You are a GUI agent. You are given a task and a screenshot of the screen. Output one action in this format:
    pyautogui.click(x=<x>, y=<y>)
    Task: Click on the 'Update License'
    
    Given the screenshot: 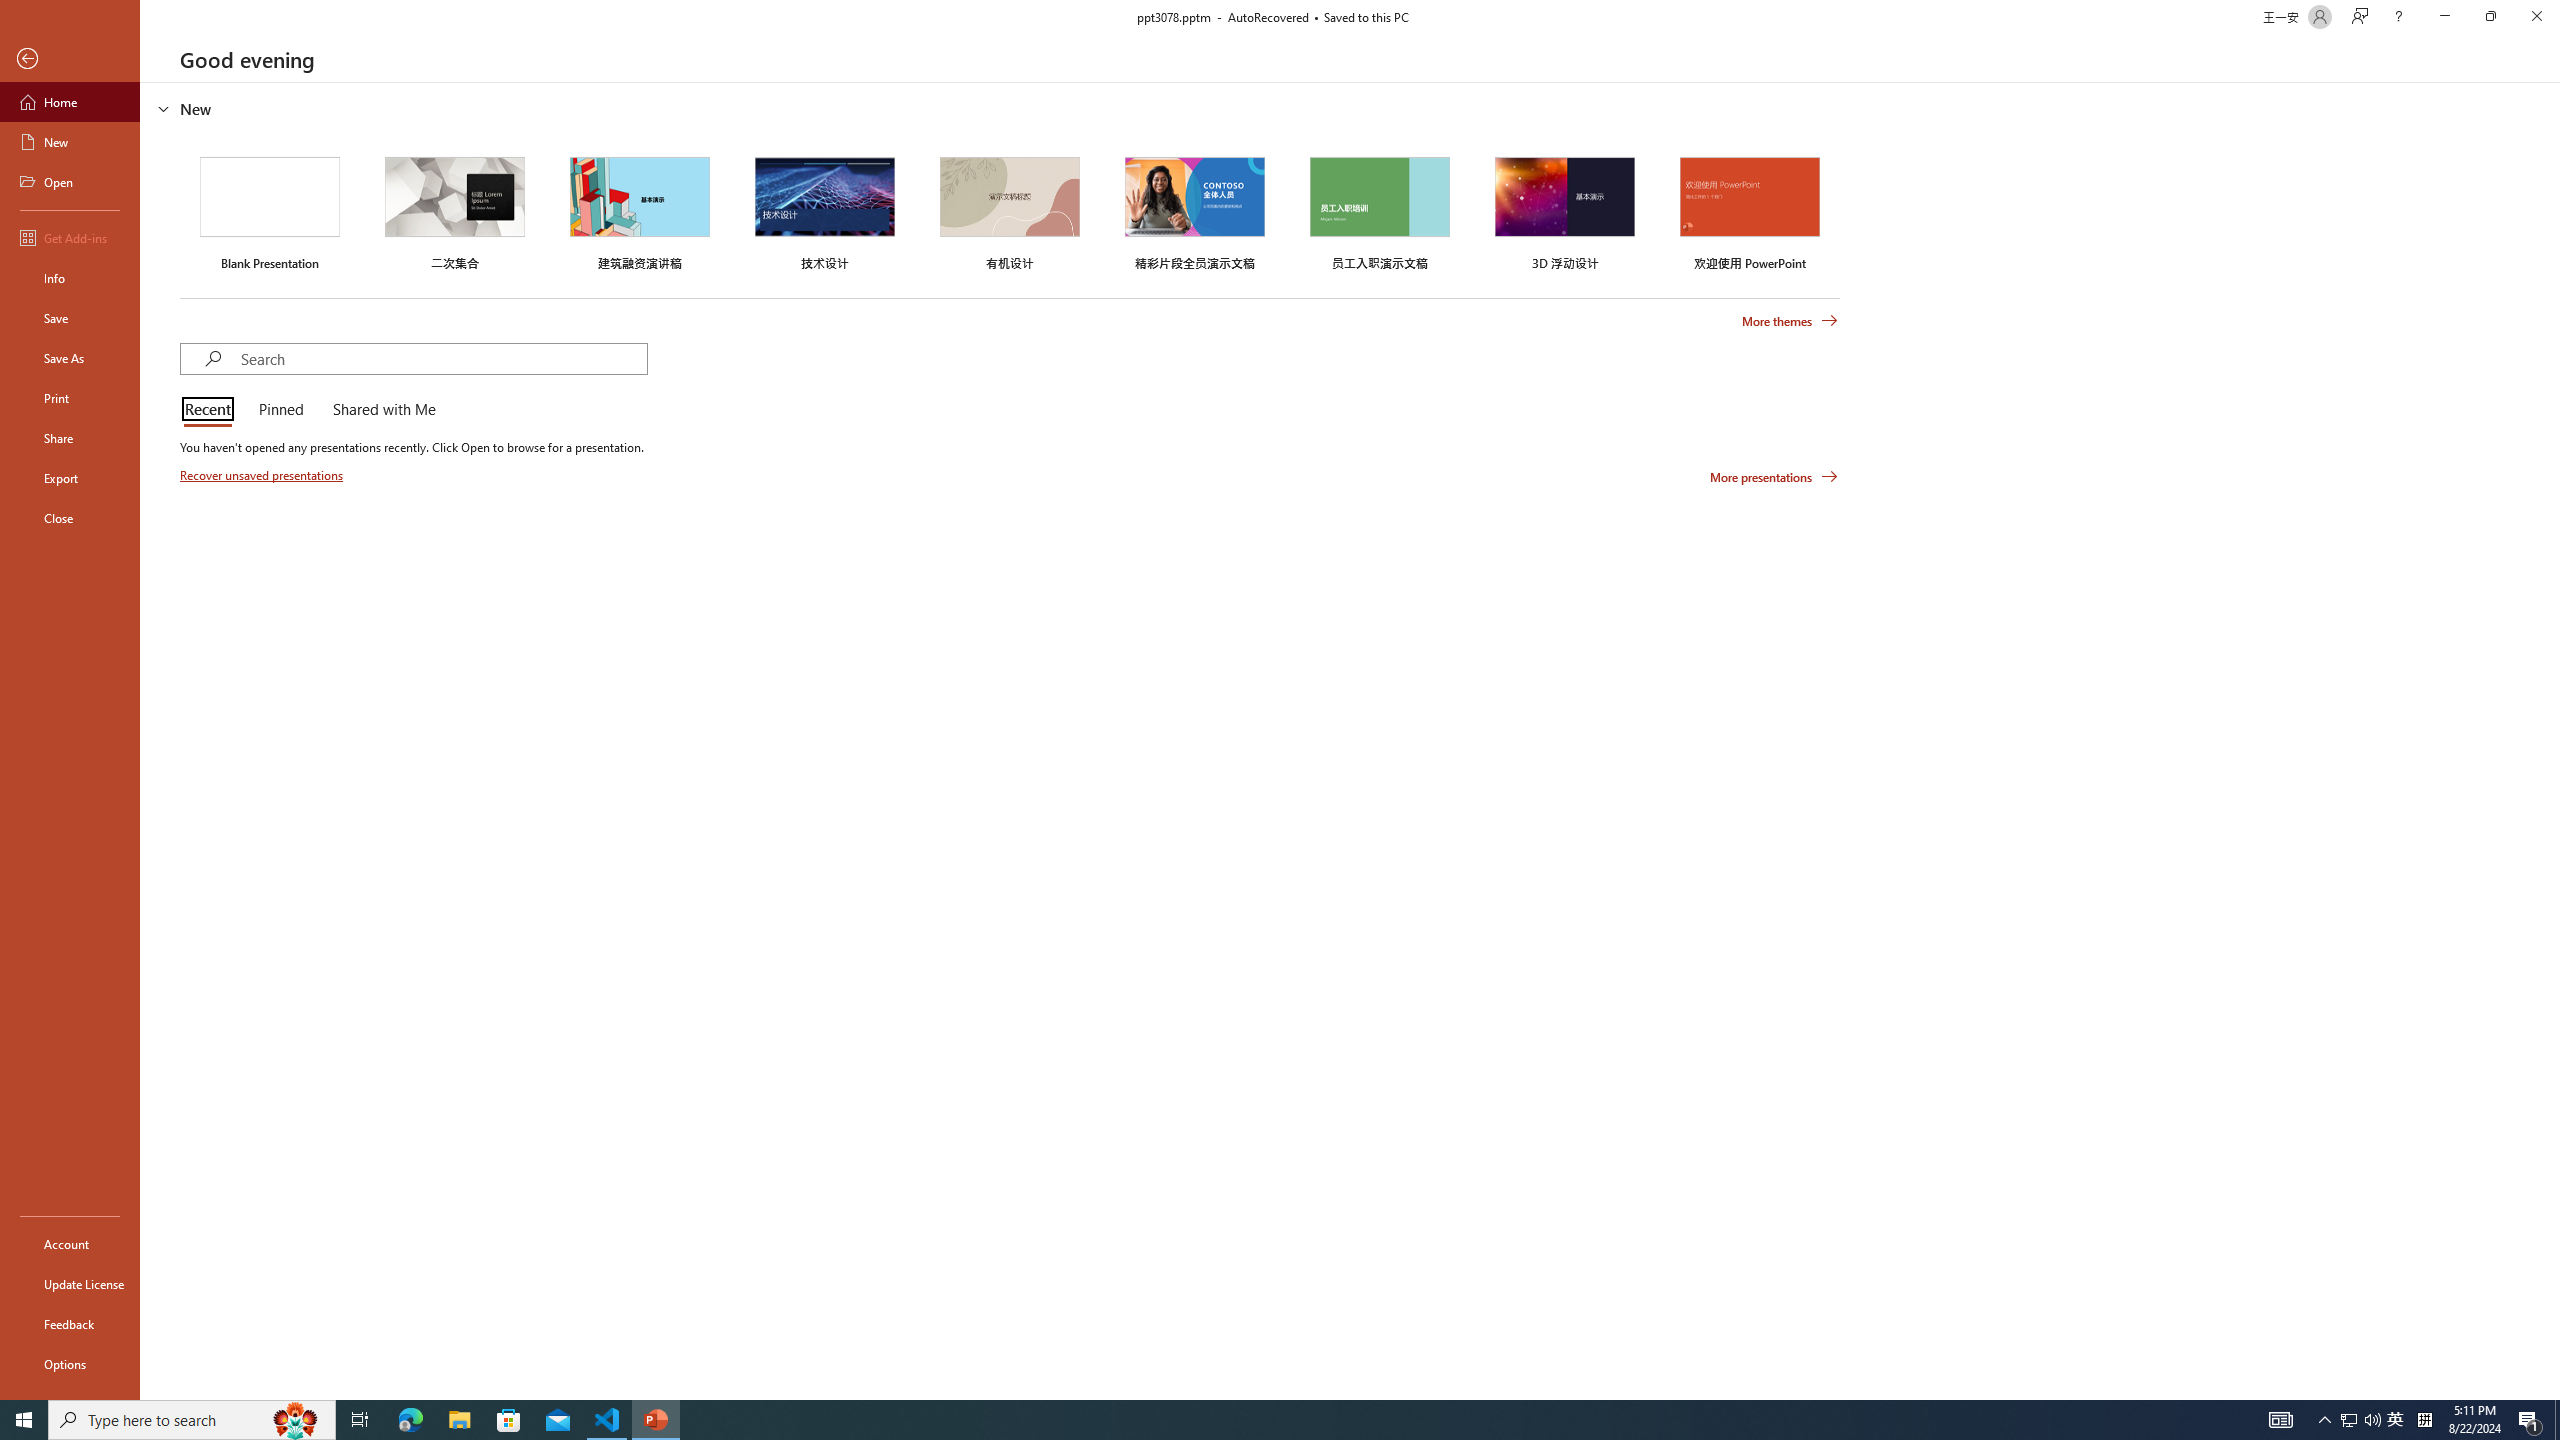 What is the action you would take?
    pyautogui.click(x=69, y=1283)
    